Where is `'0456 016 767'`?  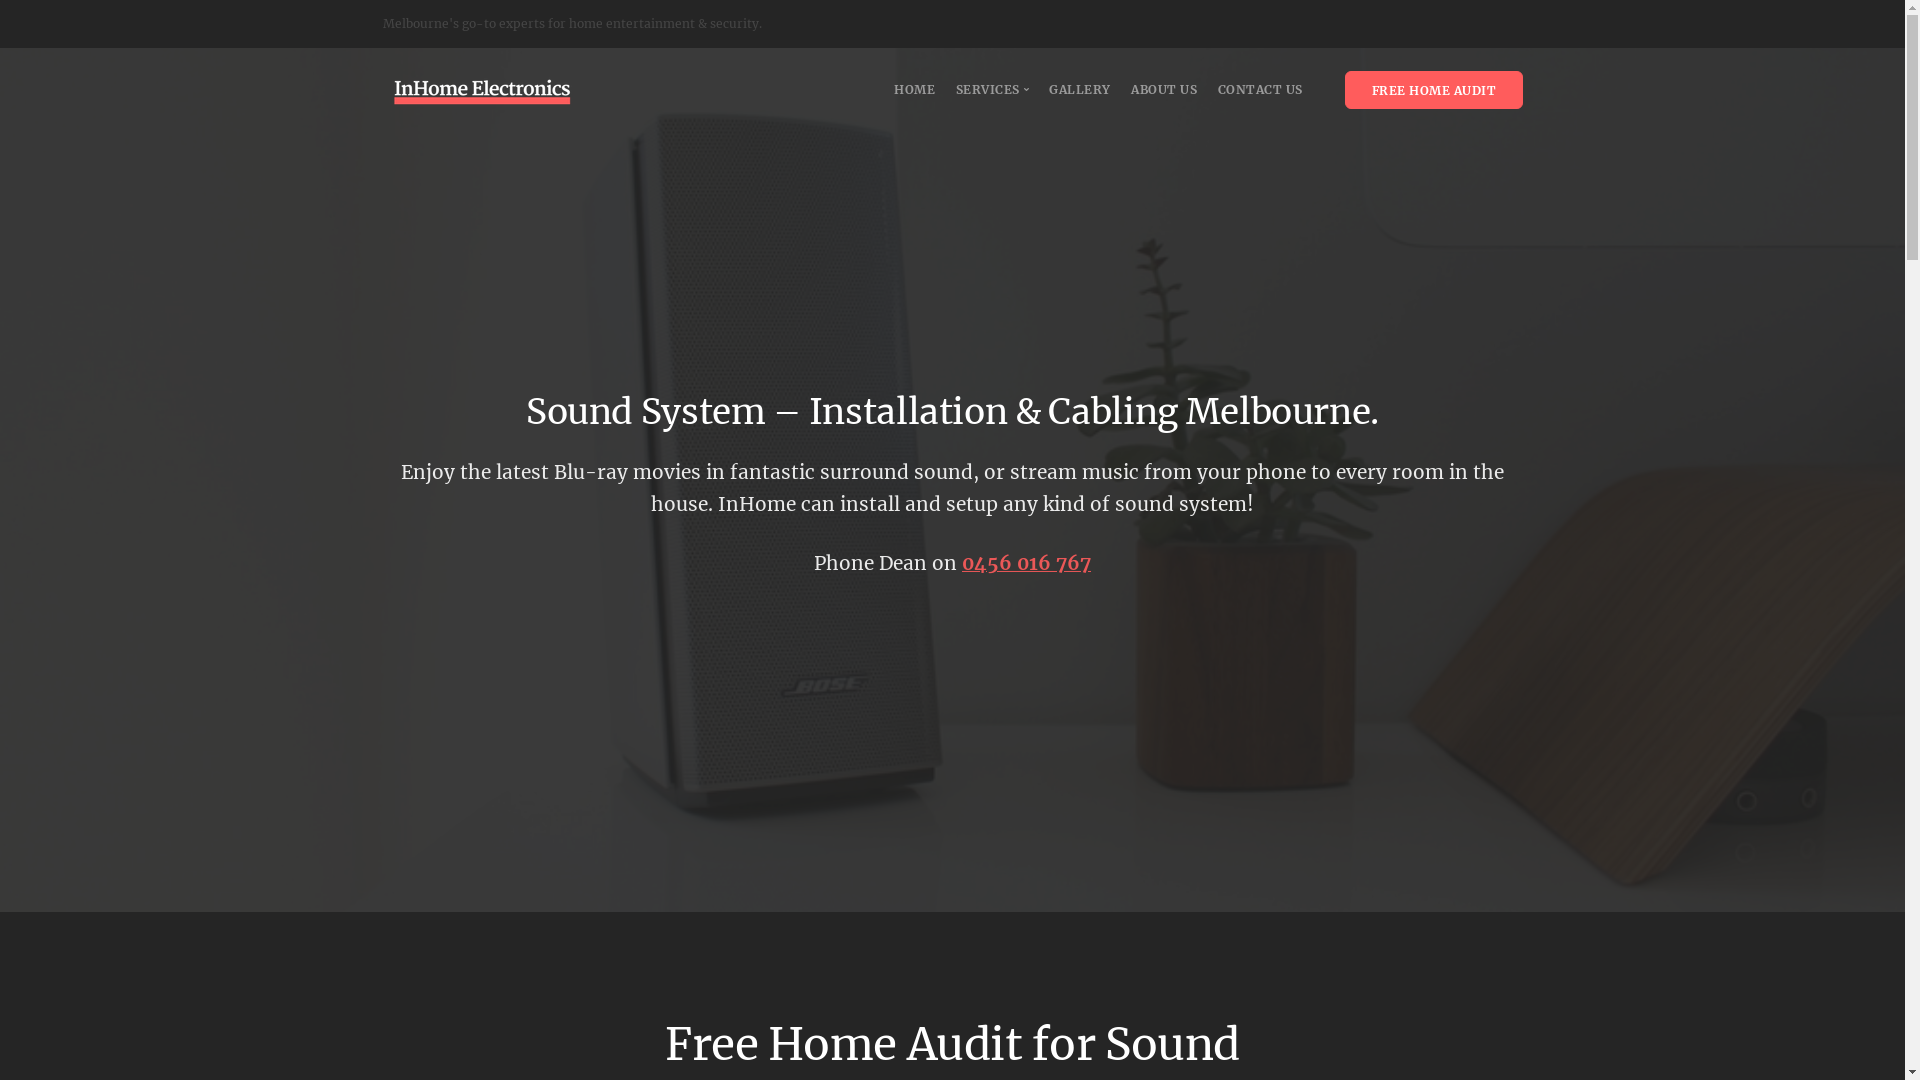 '0456 016 767' is located at coordinates (1026, 563).